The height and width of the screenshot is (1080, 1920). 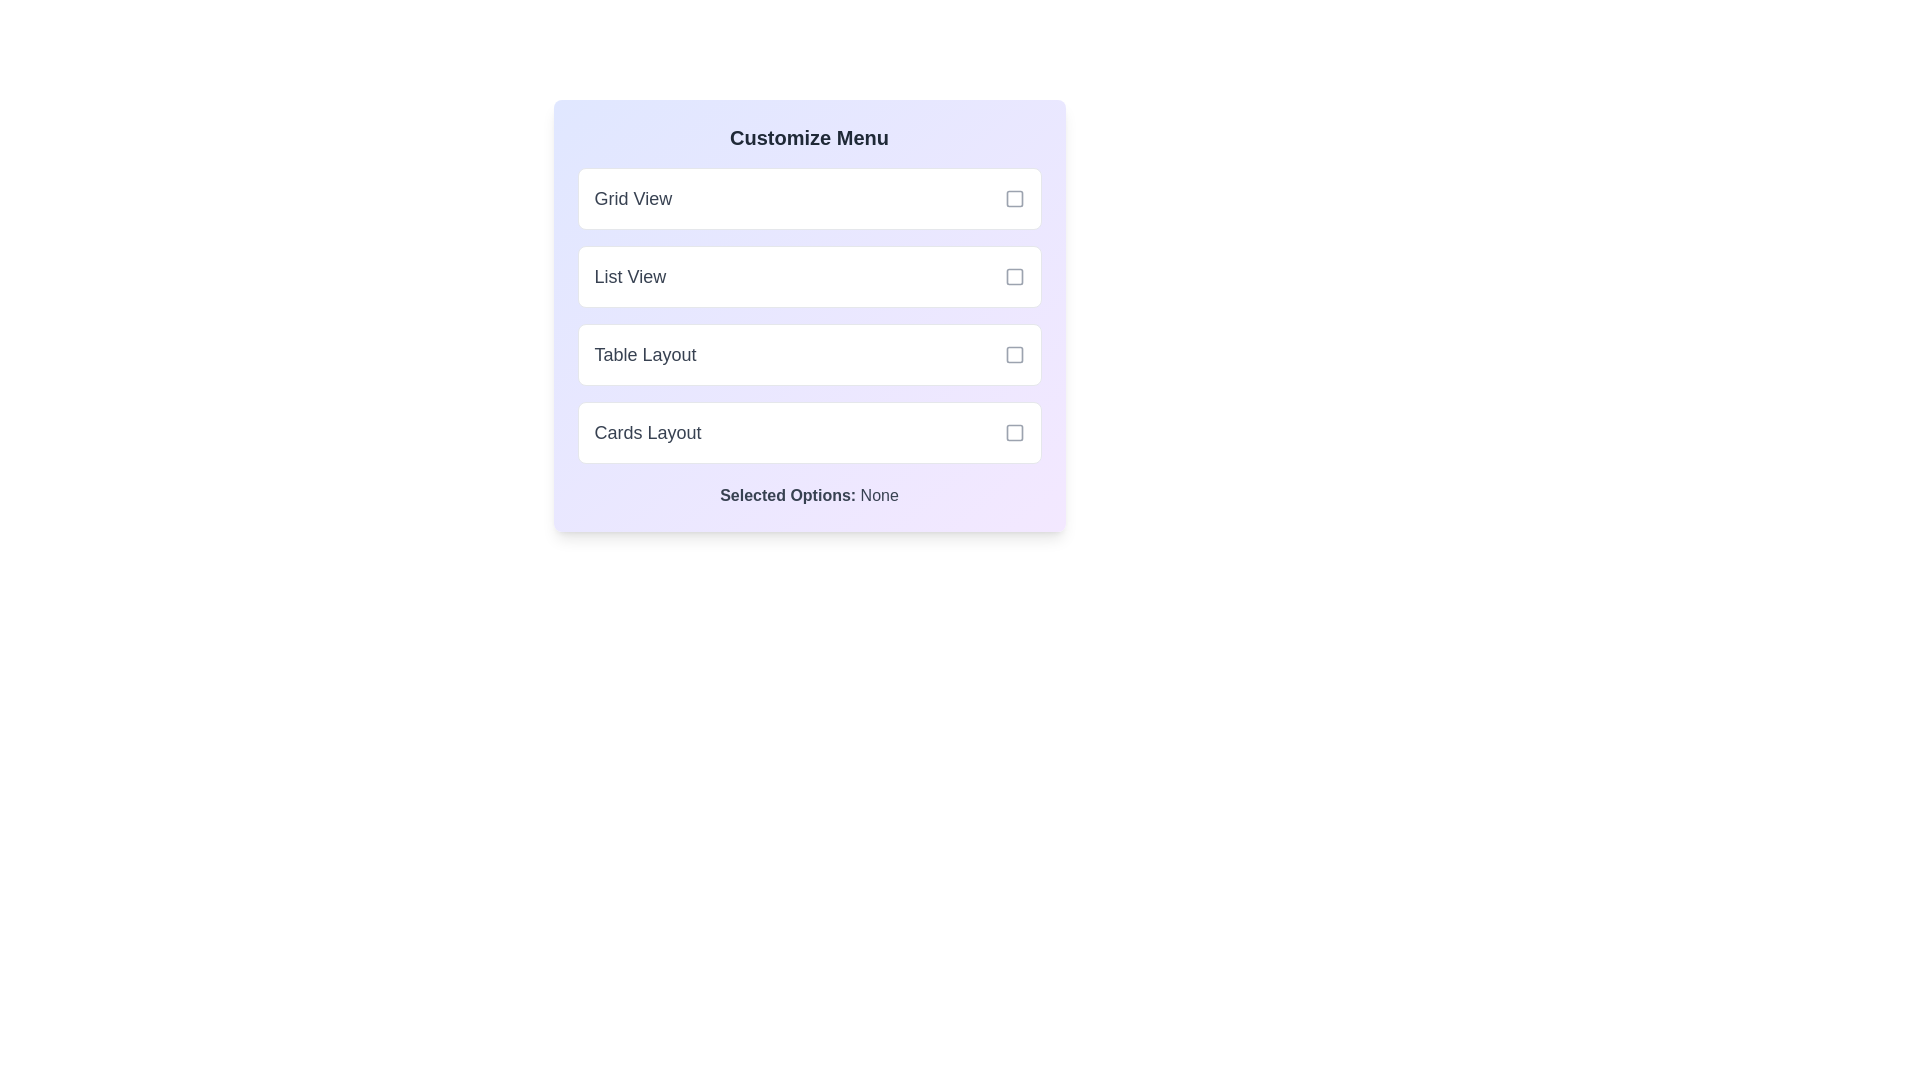 I want to click on text label describing the fourth selection option in the 'Customize Menu' panel, which is located to the left of the associated checkbox, so click(x=648, y=431).